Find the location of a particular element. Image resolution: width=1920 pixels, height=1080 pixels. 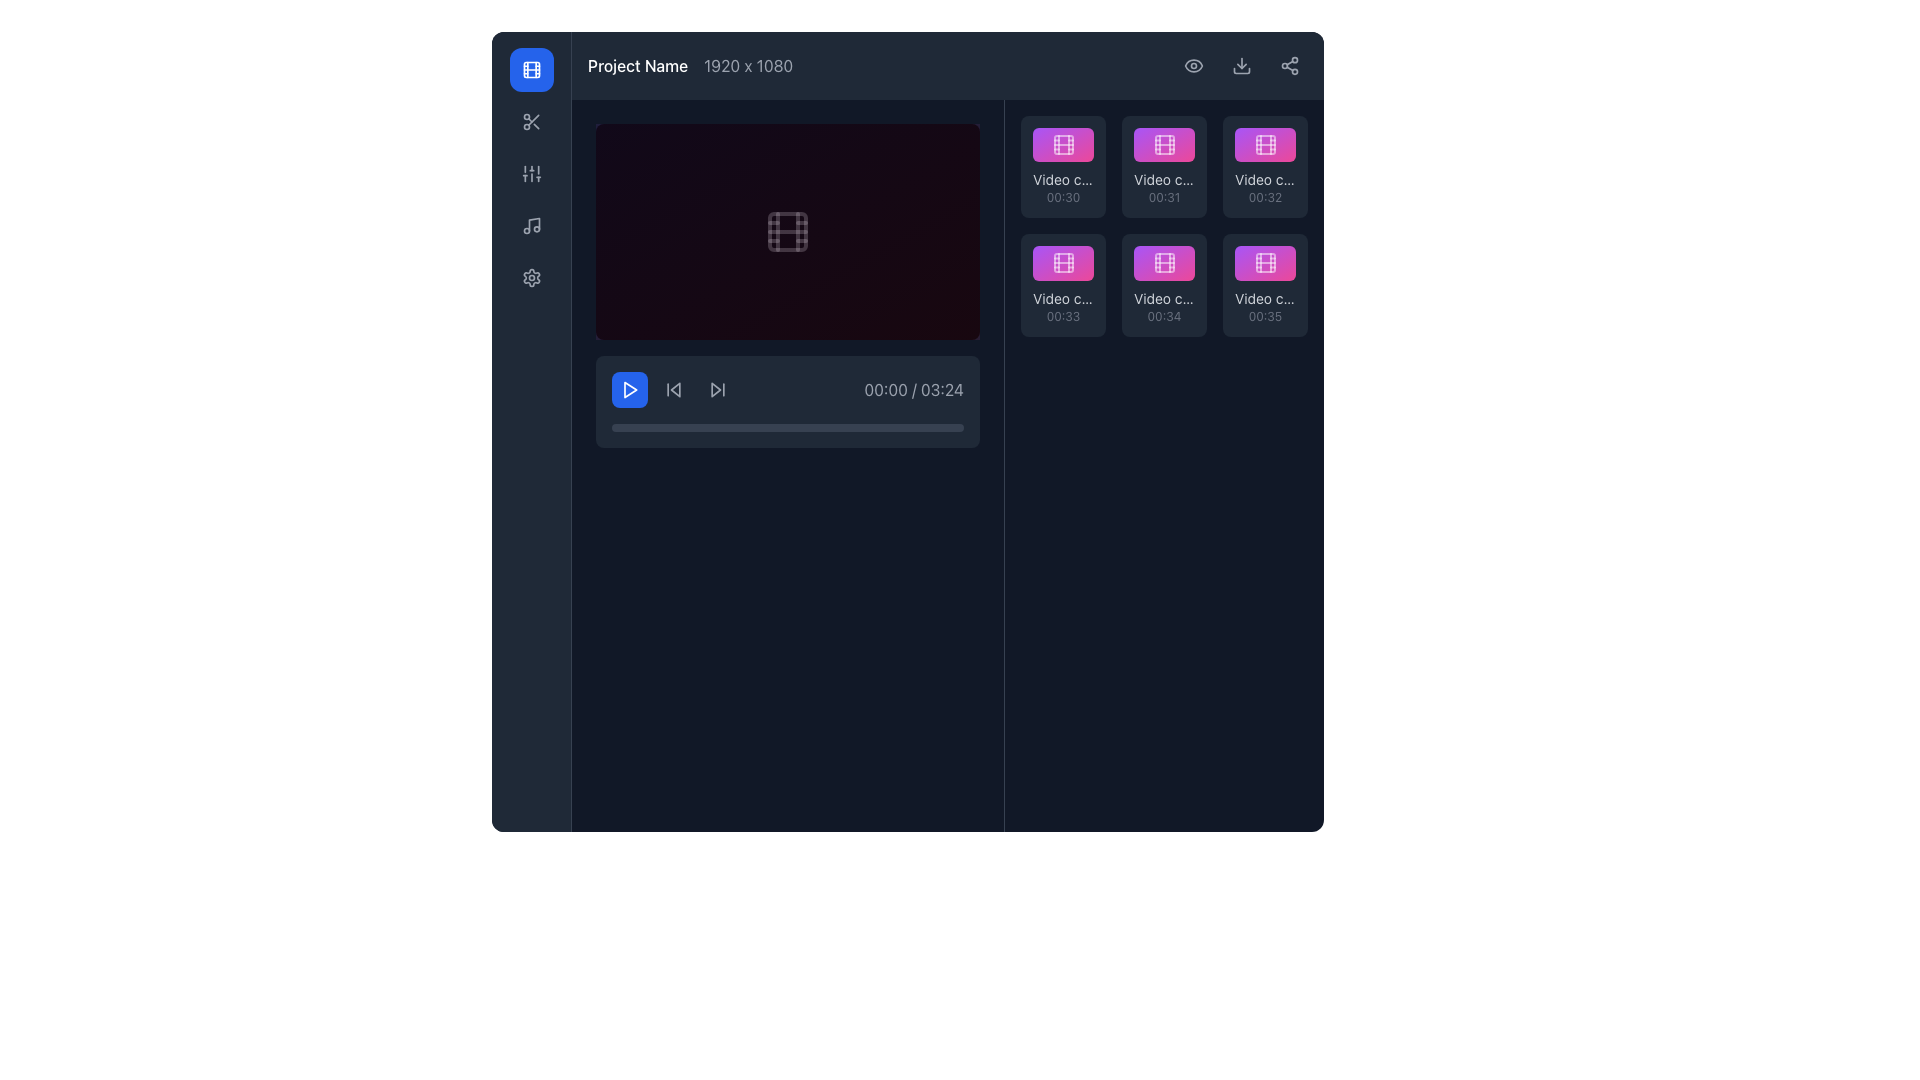

the small rounded rectangle icon with a pinkish hue located in the bottom-right tile of the video clip labeled '00:35' to initiate an action related to the video clip is located at coordinates (1264, 262).